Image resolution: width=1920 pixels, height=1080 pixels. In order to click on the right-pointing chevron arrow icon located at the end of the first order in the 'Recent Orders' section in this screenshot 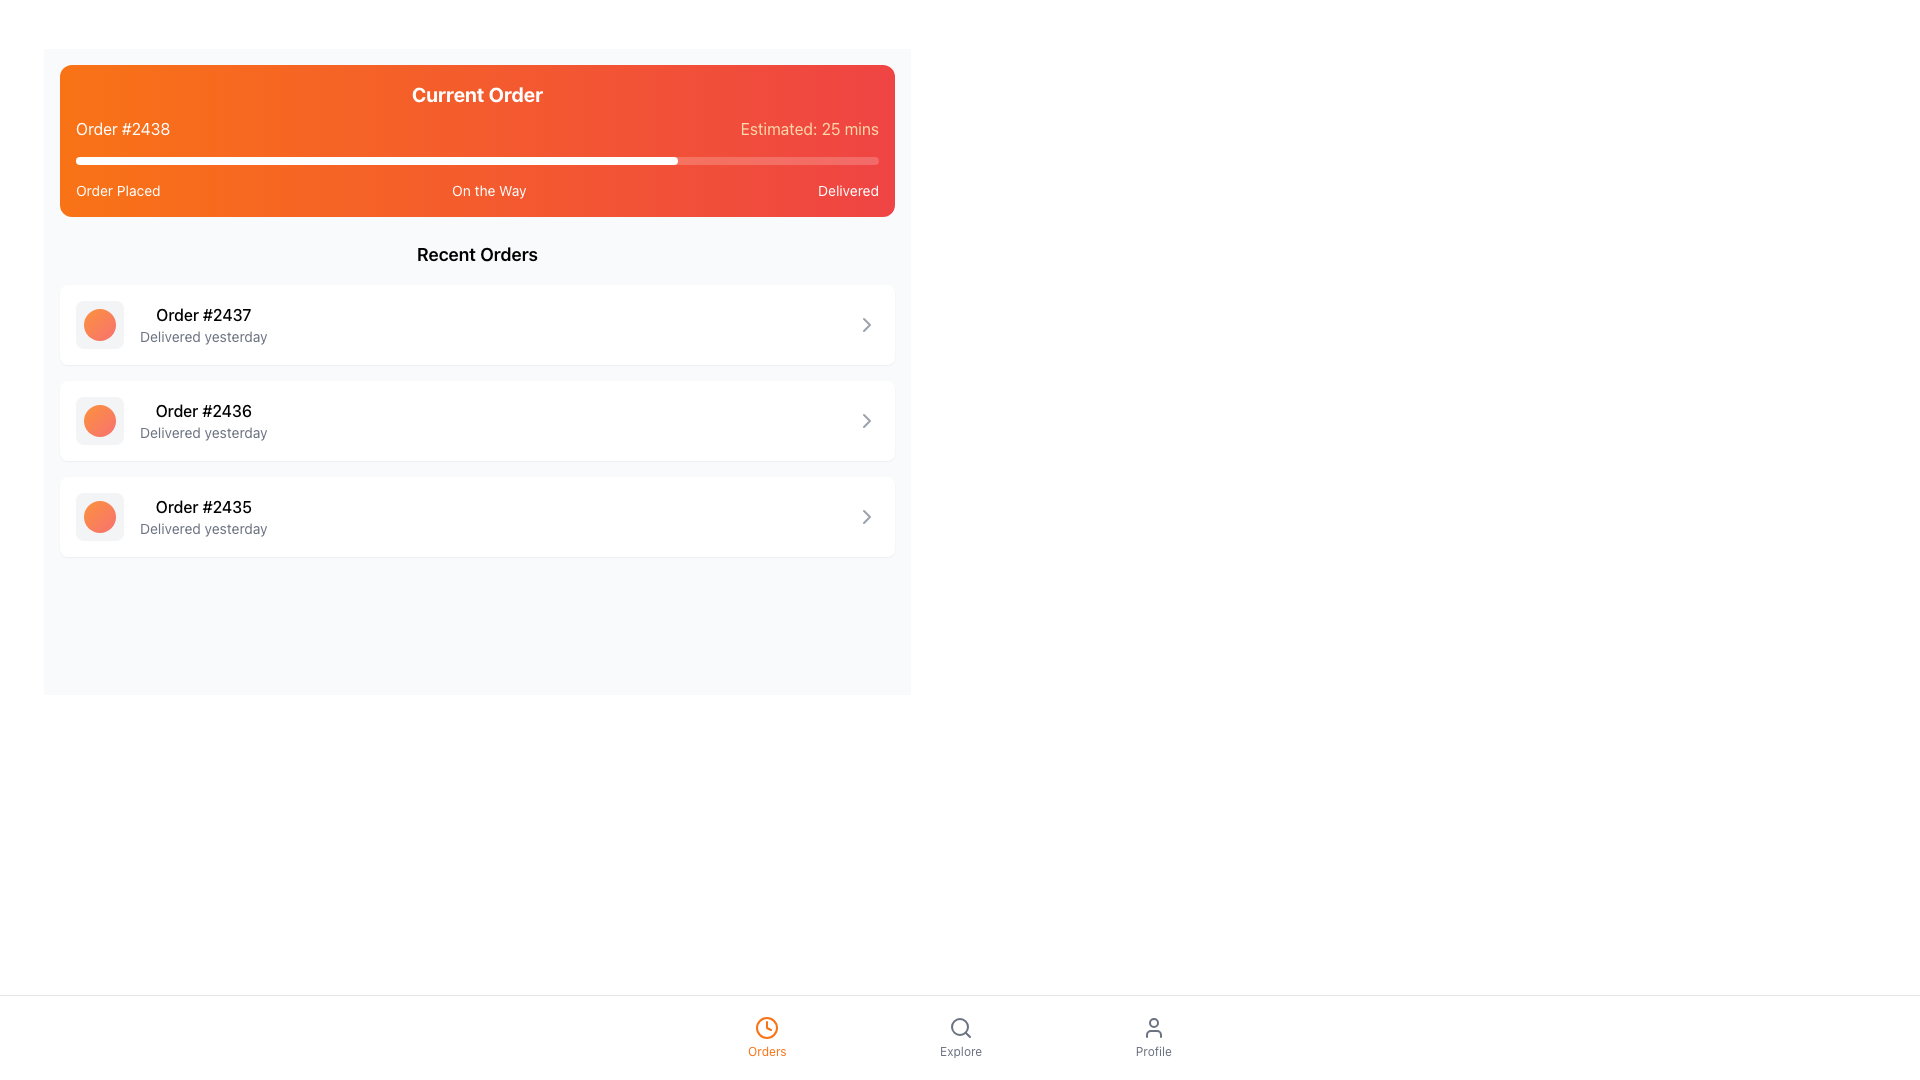, I will do `click(867, 323)`.